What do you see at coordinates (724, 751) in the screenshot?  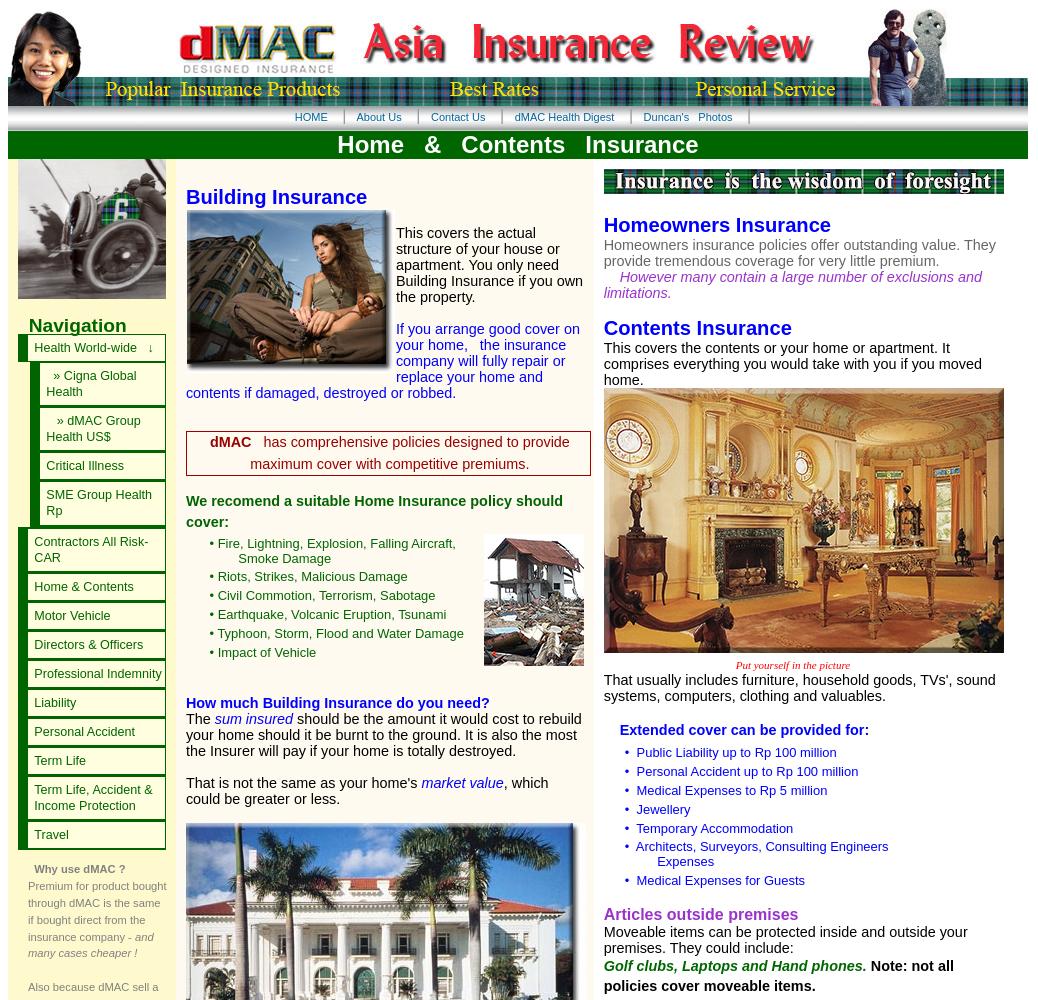 I see `'•  Public Liability up to Rp 100 million'` at bounding box center [724, 751].